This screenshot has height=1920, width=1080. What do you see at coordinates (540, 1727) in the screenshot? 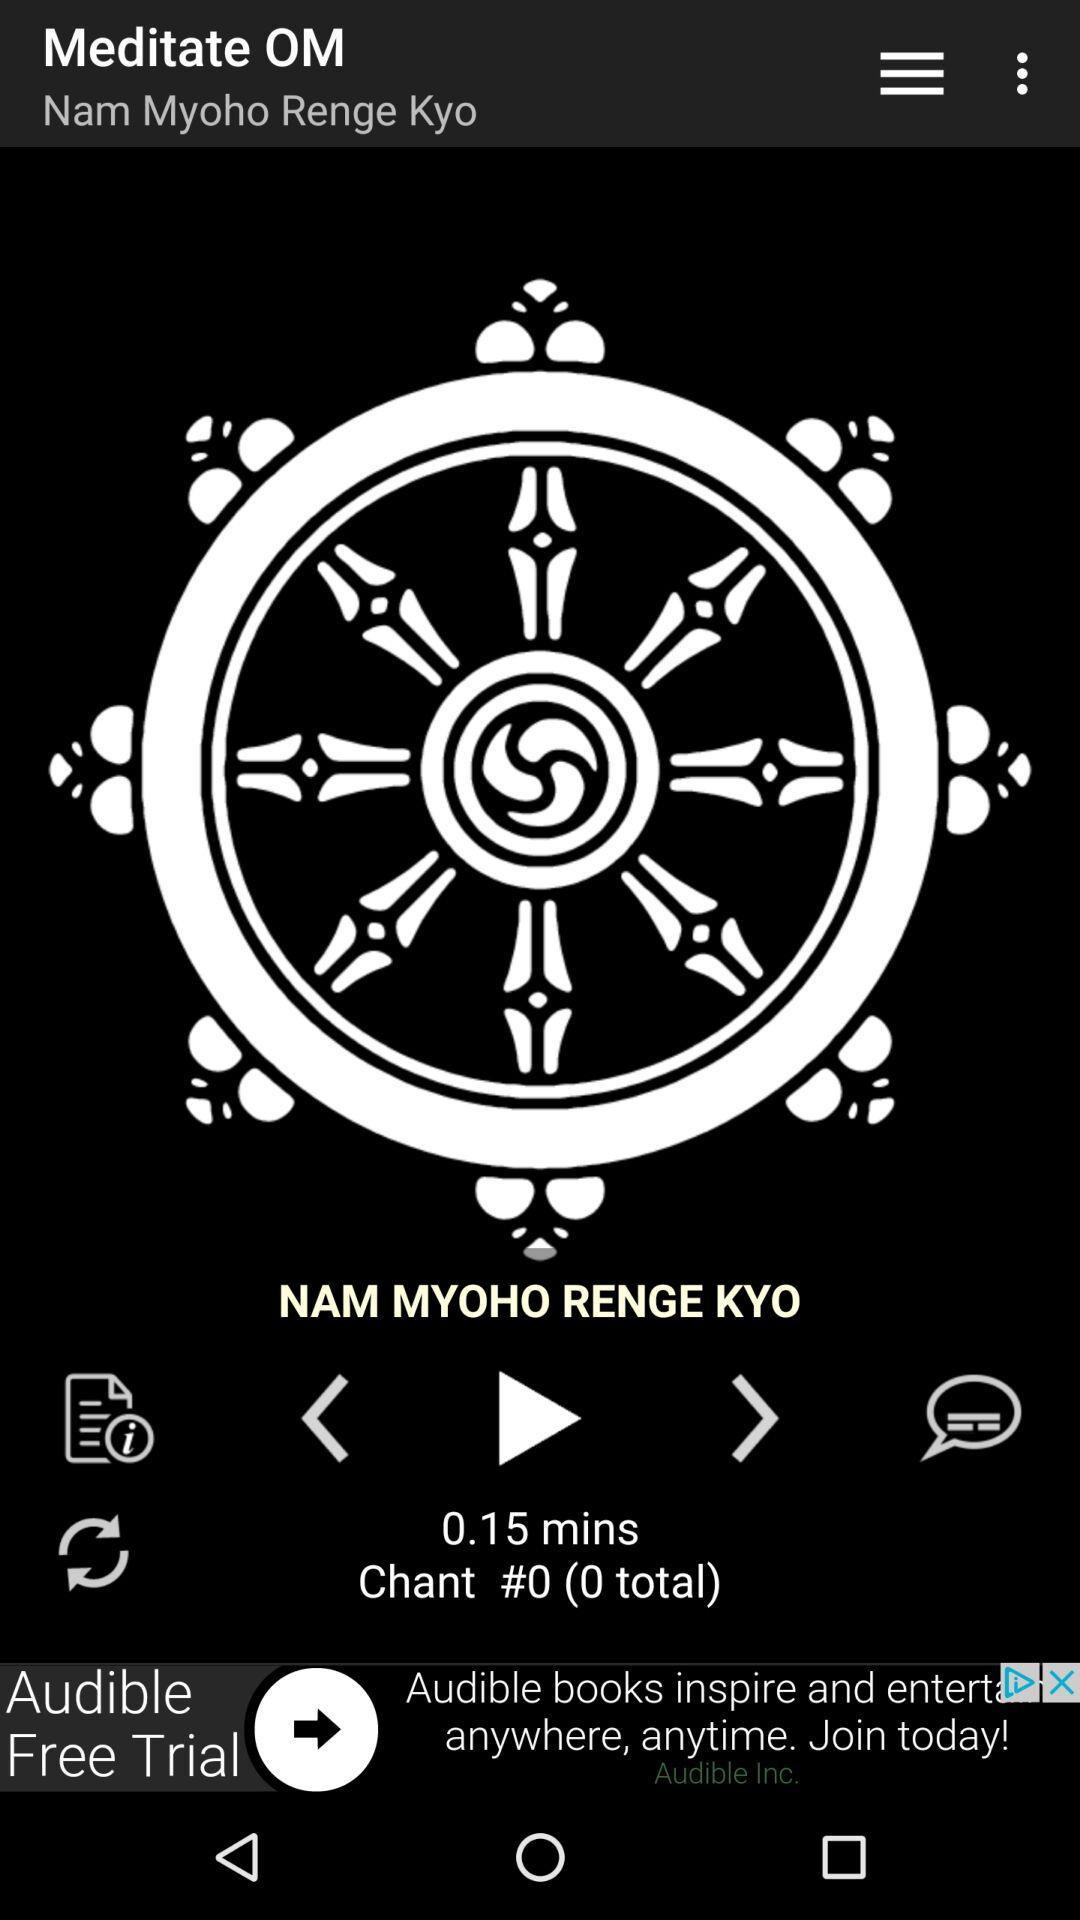
I see `advertisement page` at bounding box center [540, 1727].